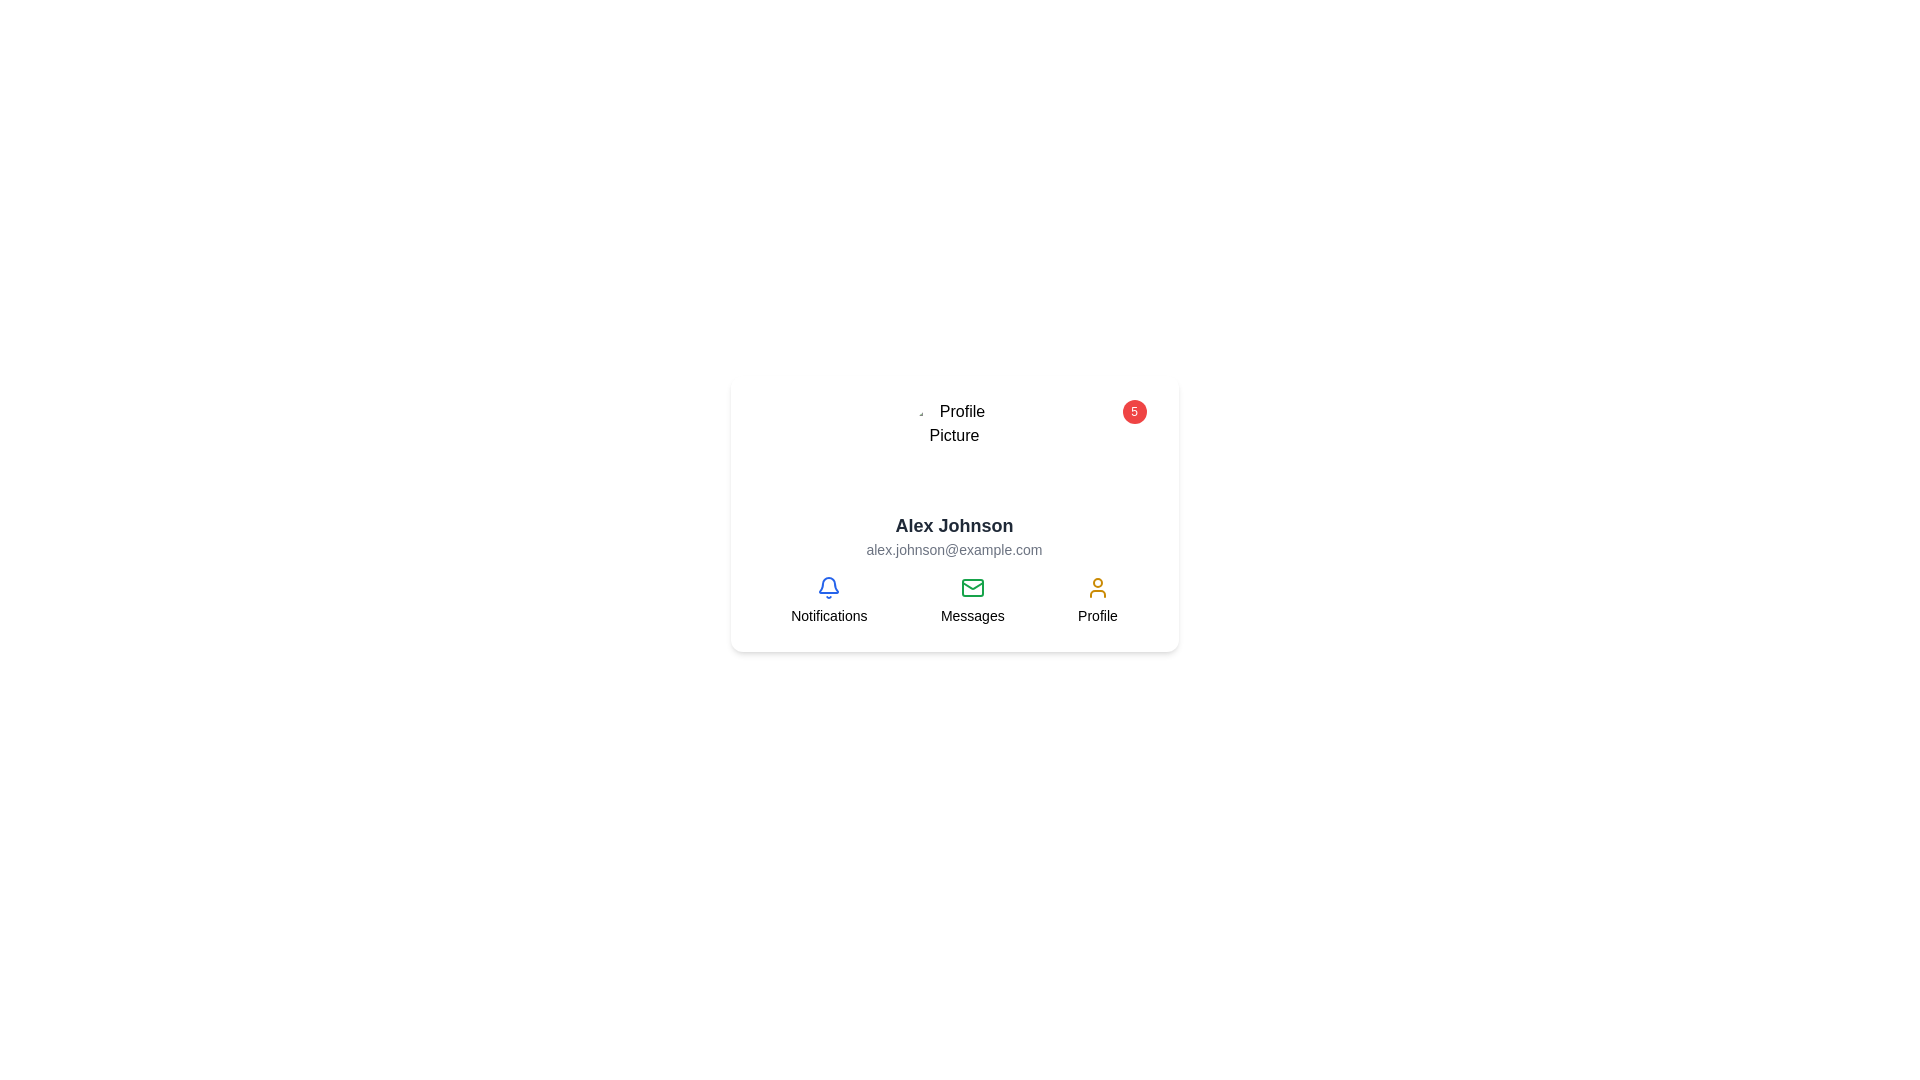  Describe the element at coordinates (829, 600) in the screenshot. I see `the notifications menu item located at the bottom left corner of the user profile card, which is the first item in a horizontal menu` at that location.